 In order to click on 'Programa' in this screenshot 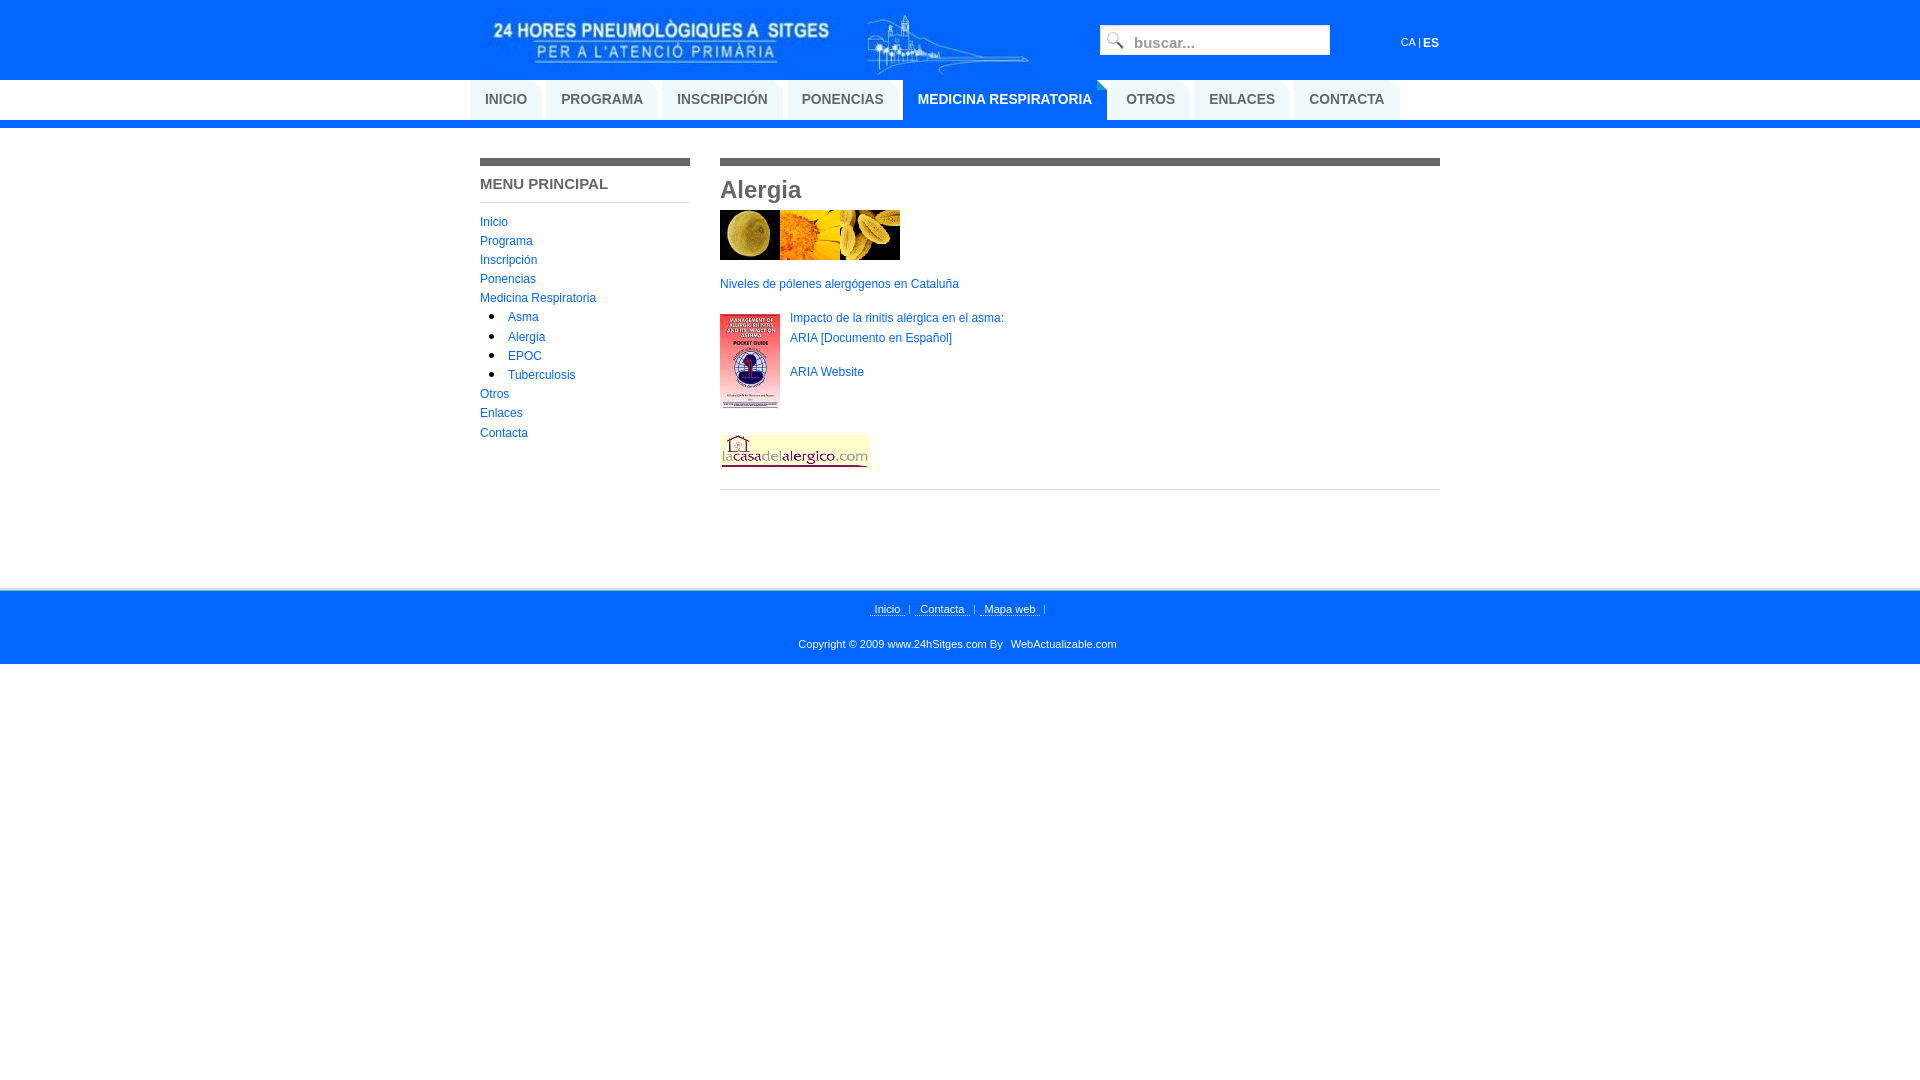, I will do `click(506, 239)`.